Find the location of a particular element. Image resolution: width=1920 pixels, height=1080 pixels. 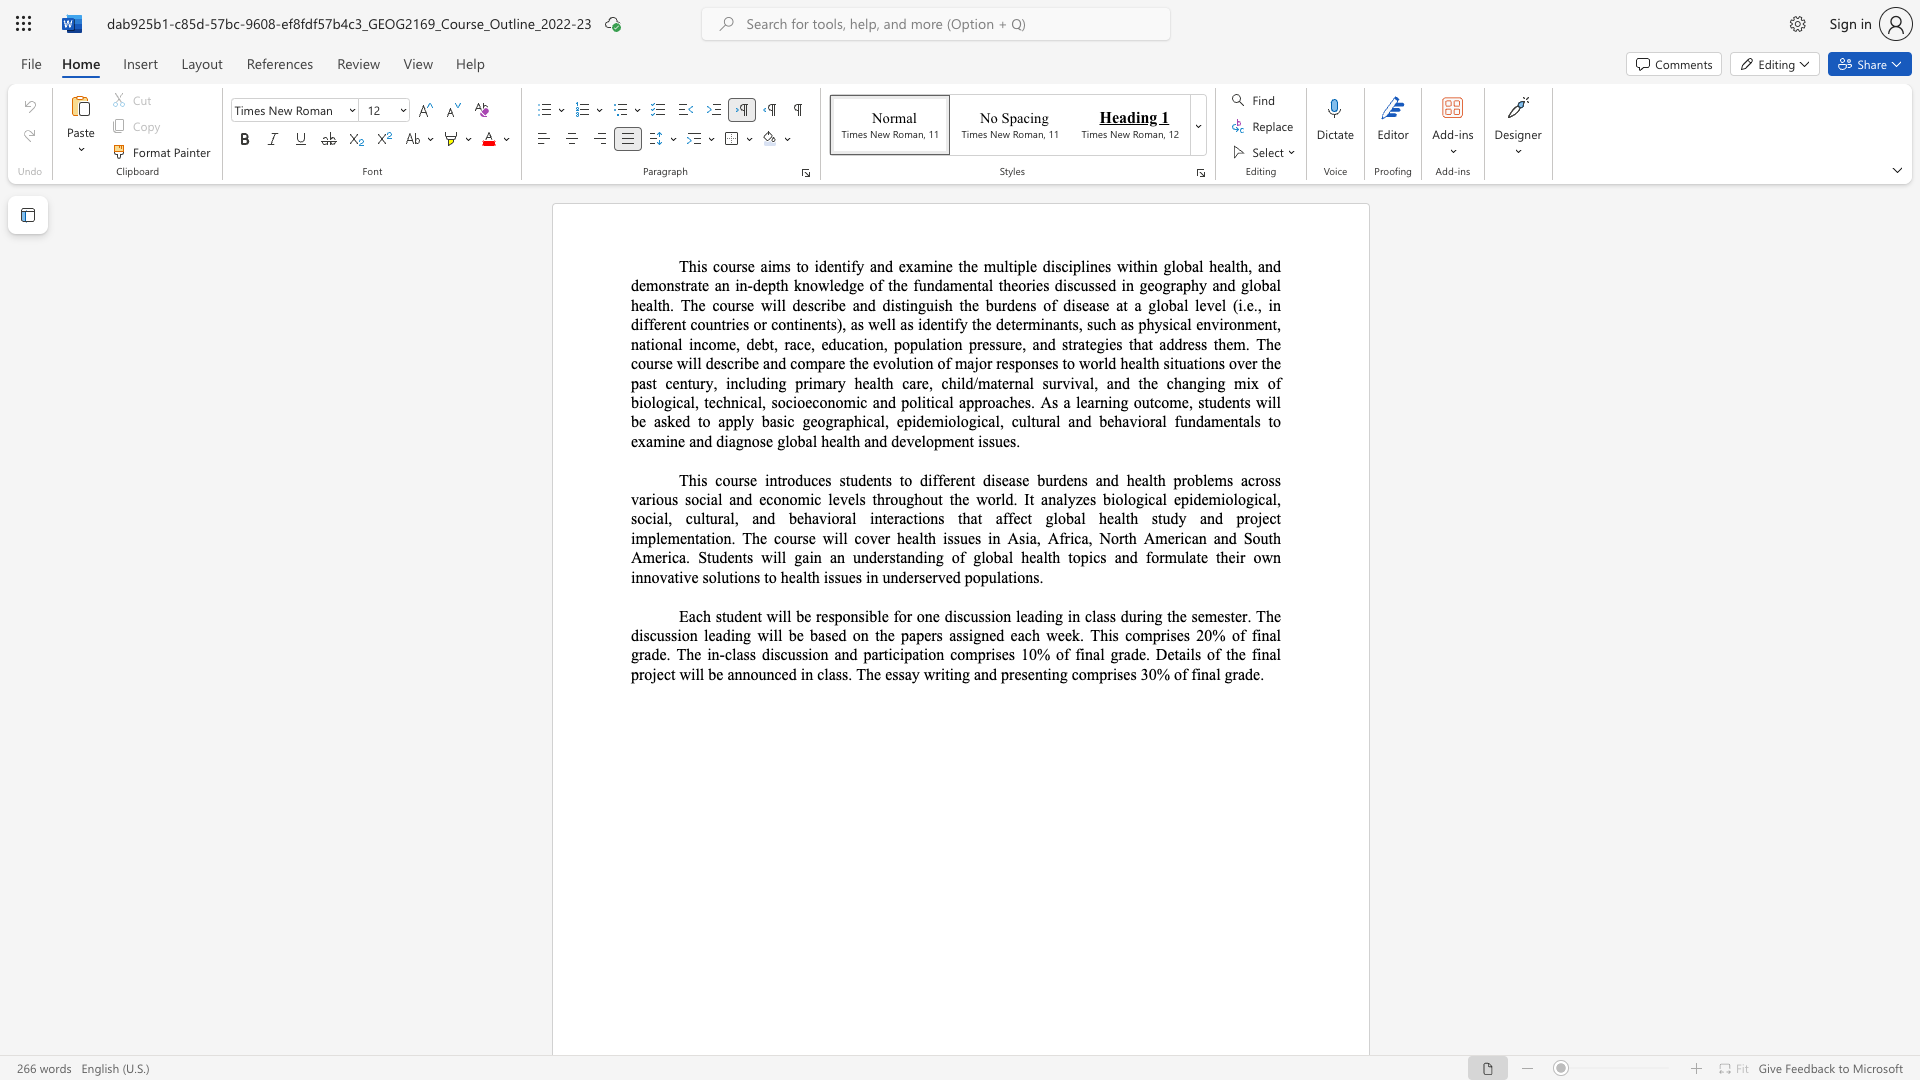

the subset text "f the fina" within the text "of the final" is located at coordinates (1213, 654).